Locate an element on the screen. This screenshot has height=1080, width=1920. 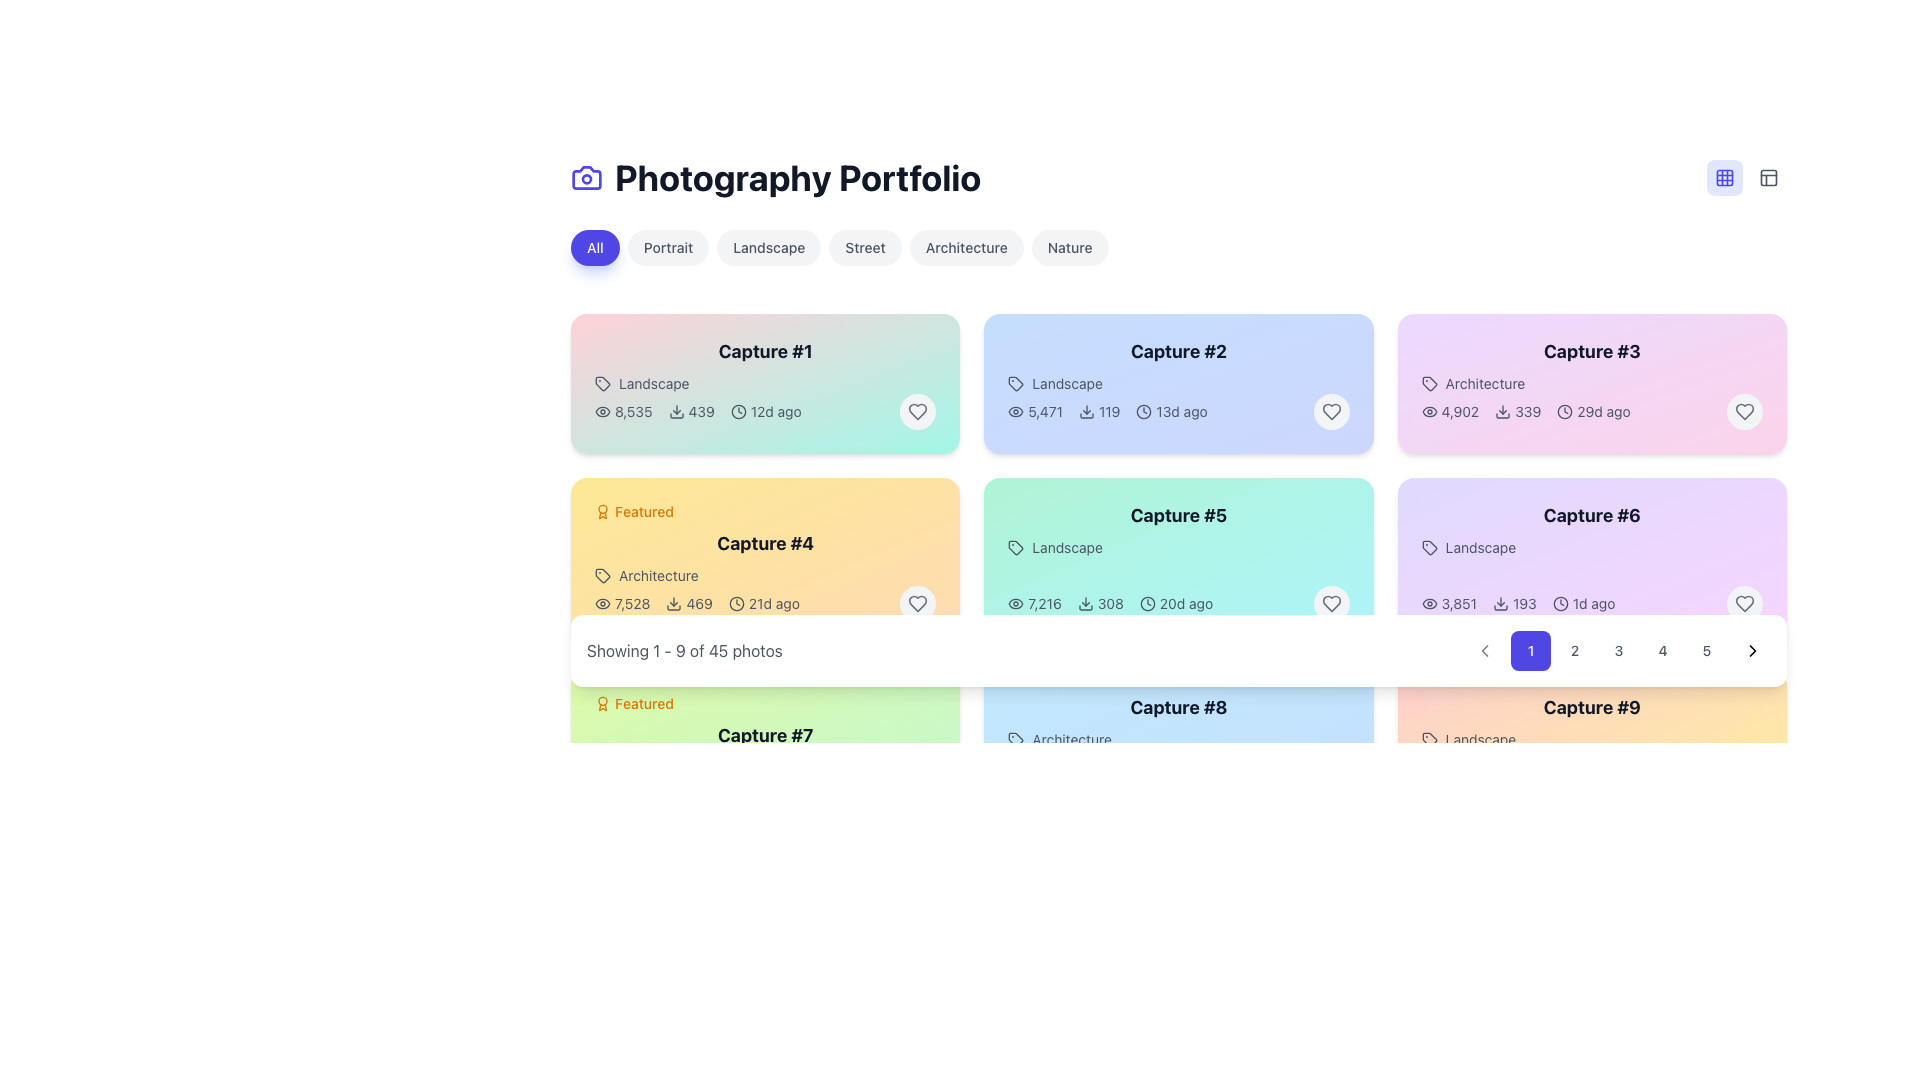
the tag icon, which is a graphical symbol with a typical tag shape featuring a slanted parallelogram and a small circular hole, located to the left of category labels like 'Landscape' or 'Architecture' in the photo album interface is located at coordinates (602, 384).